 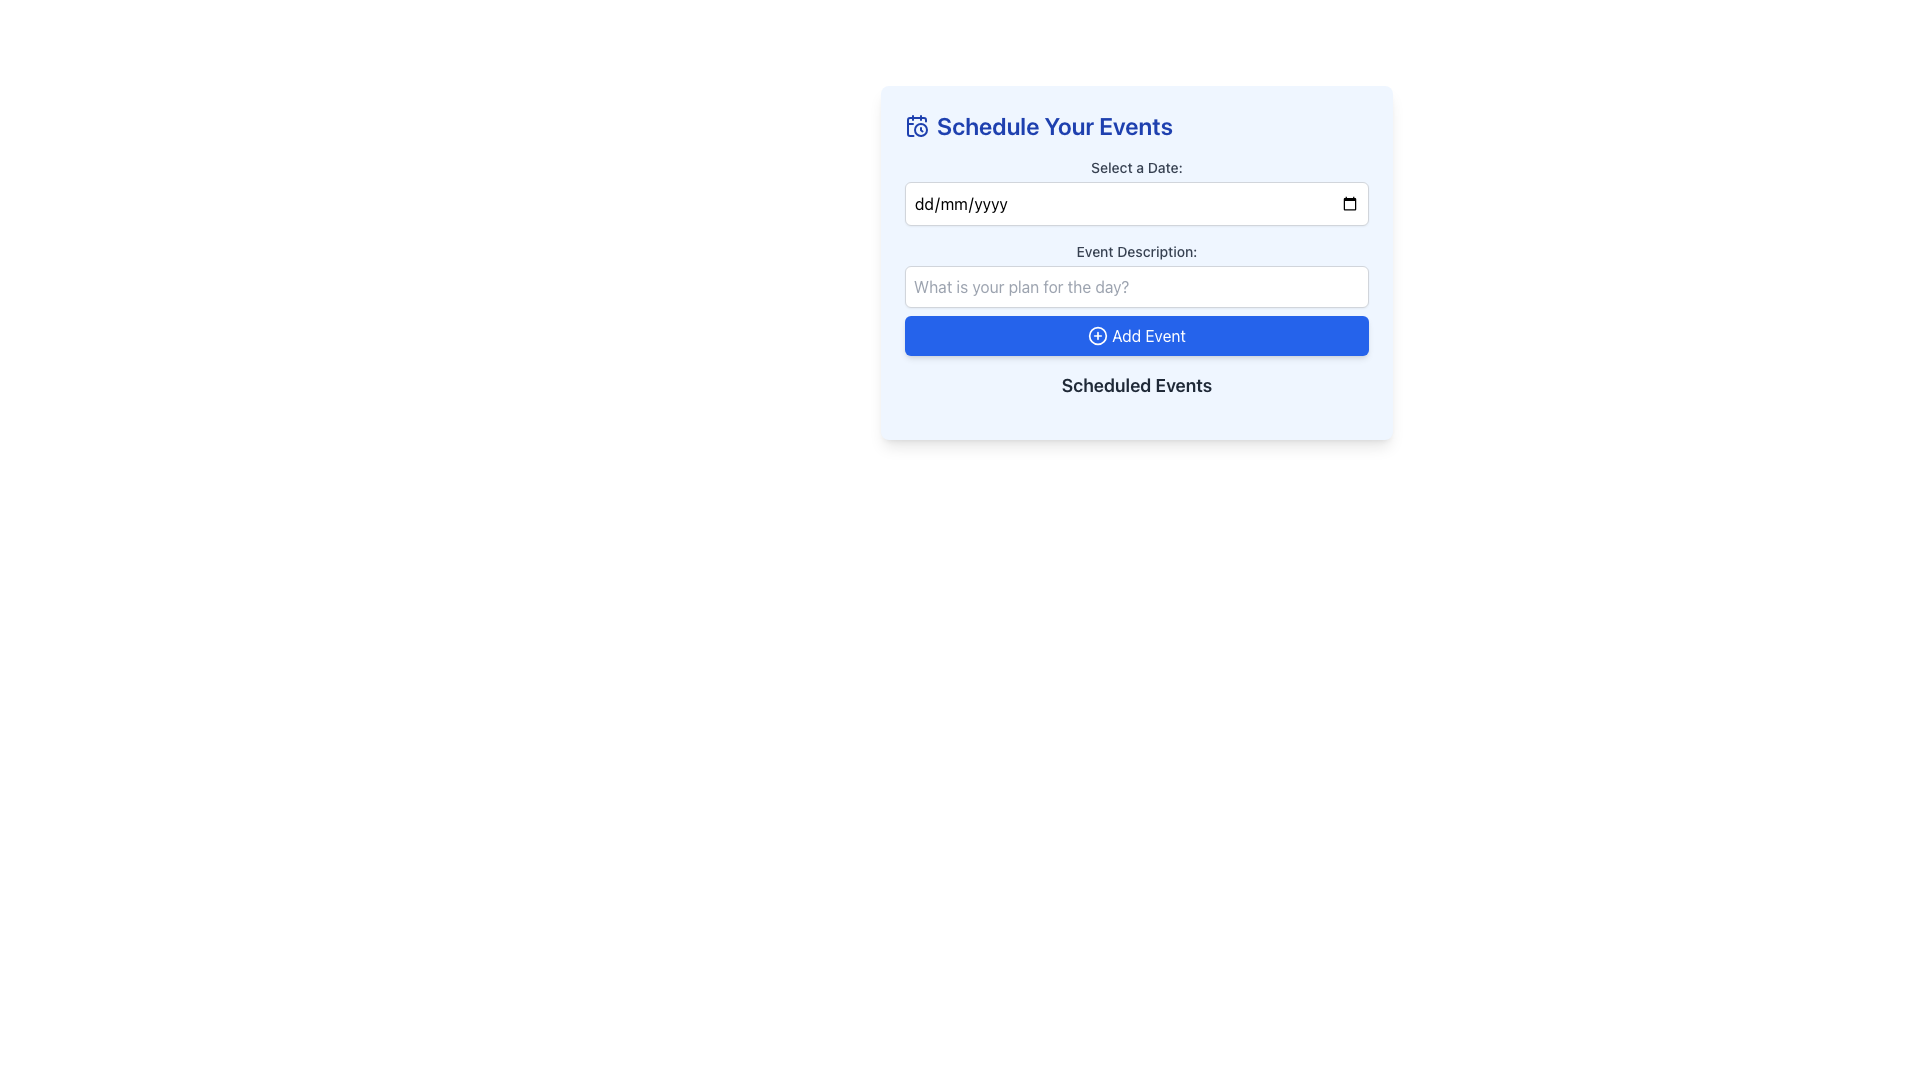 What do you see at coordinates (915, 126) in the screenshot?
I see `the blue calendar and clock icon located to the left of the 'Schedule Your Events' heading` at bounding box center [915, 126].